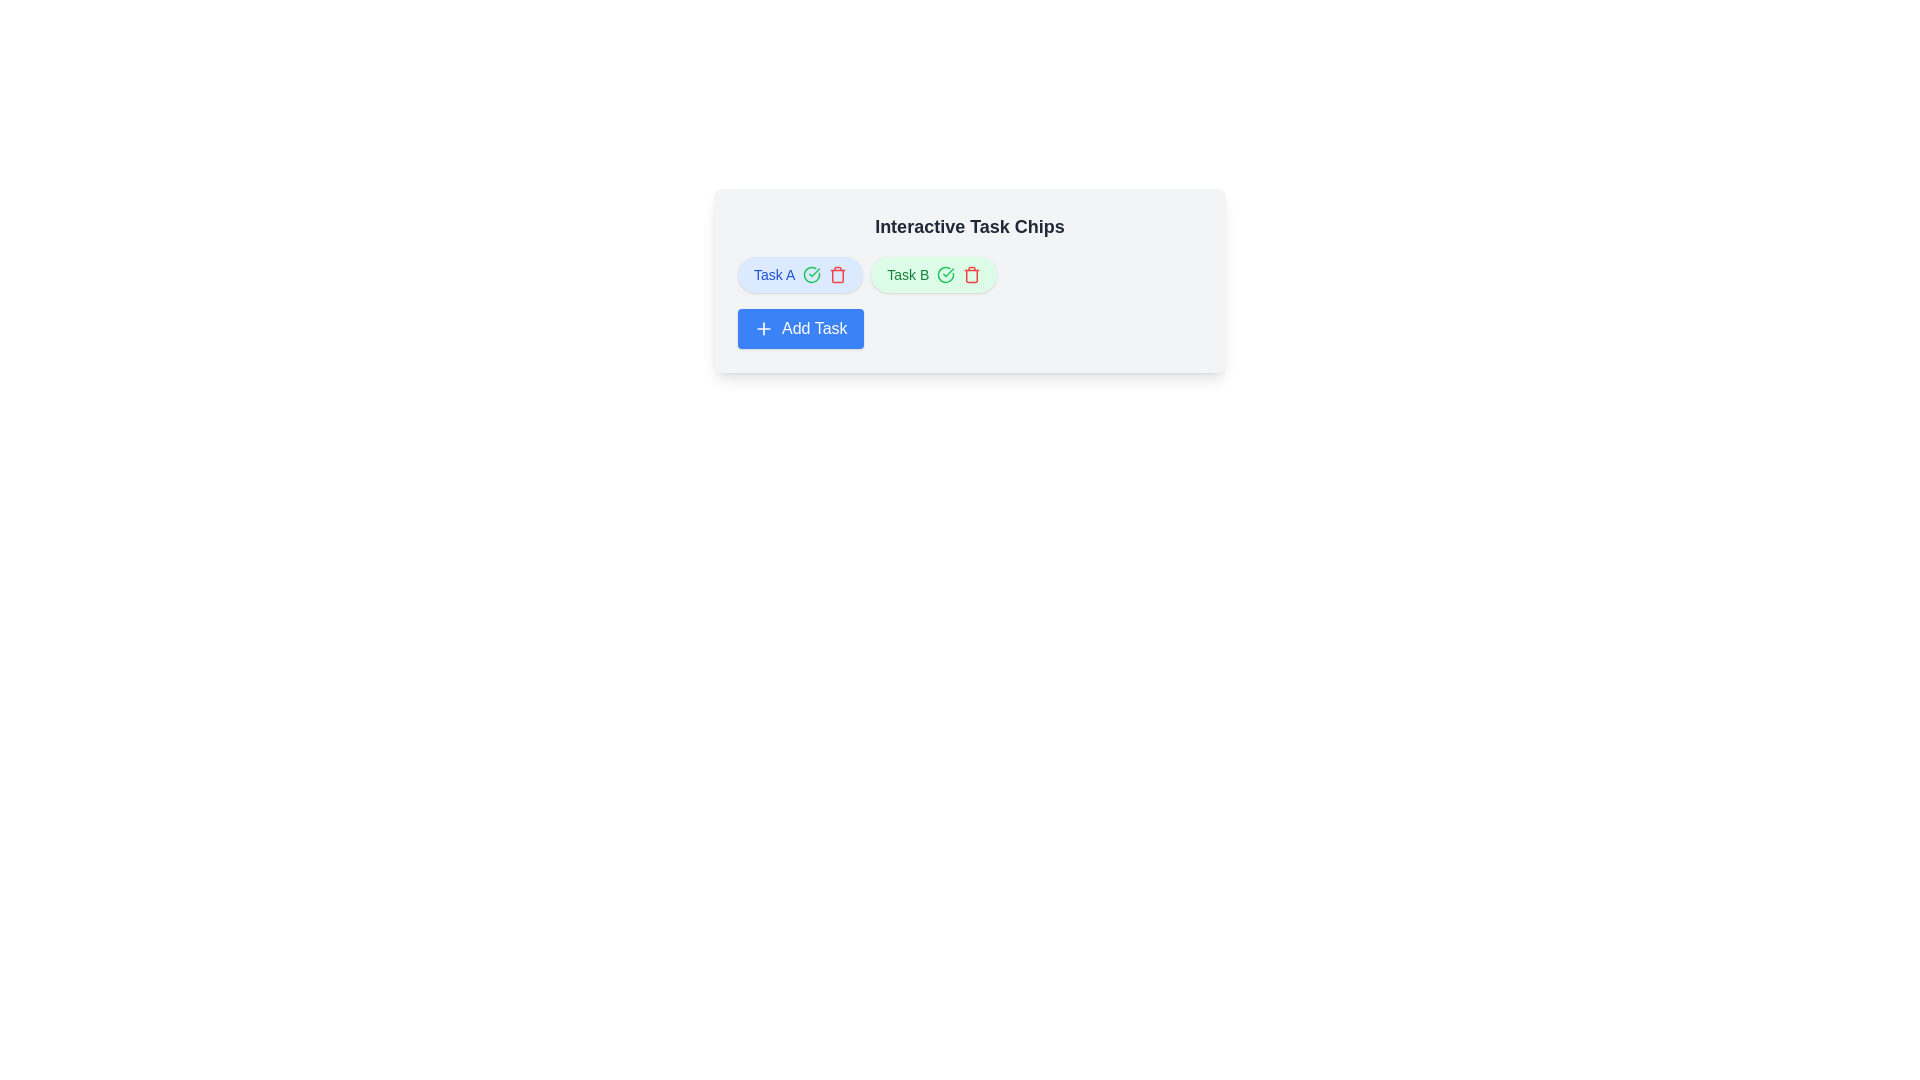 This screenshot has width=1920, height=1080. What do you see at coordinates (800, 274) in the screenshot?
I see `the green checkmark icon on the Task chip labeled 'Task A' to mark it as completed` at bounding box center [800, 274].